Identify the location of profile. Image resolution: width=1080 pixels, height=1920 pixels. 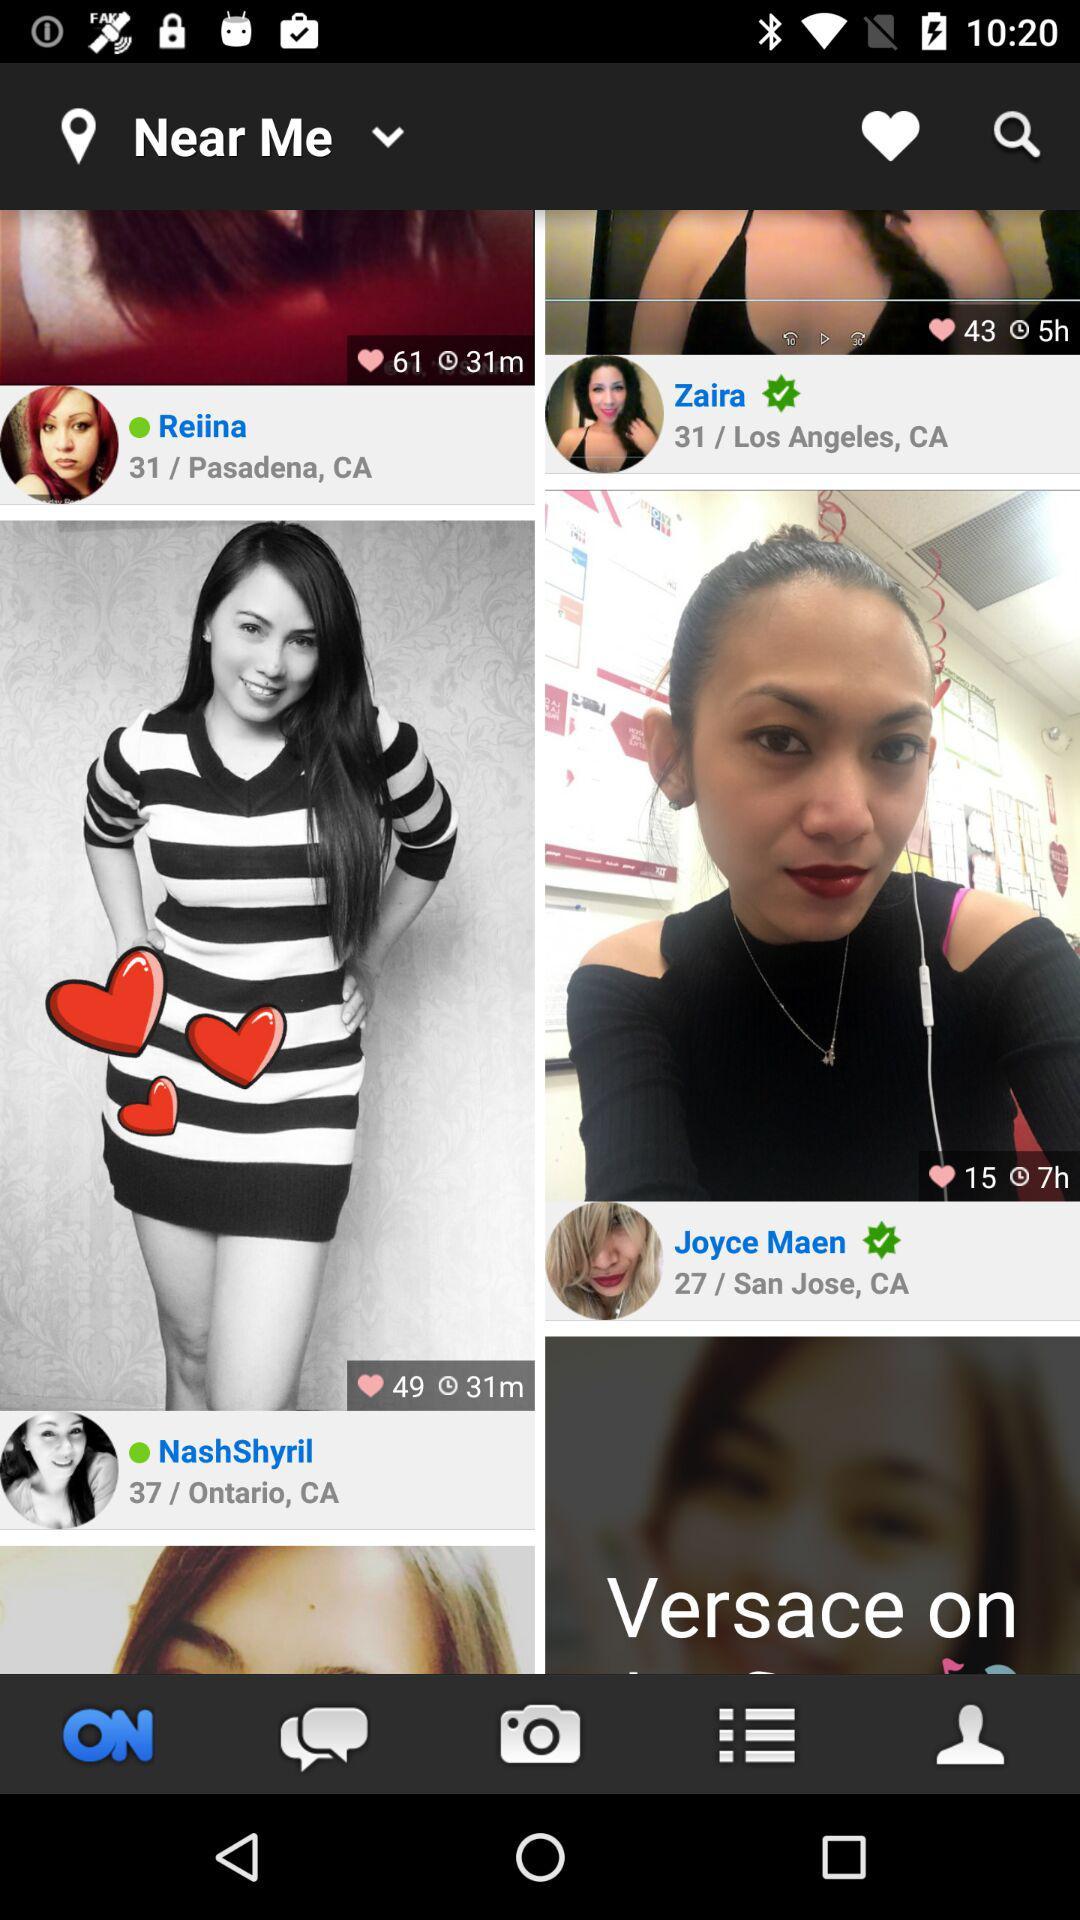
(971, 1733).